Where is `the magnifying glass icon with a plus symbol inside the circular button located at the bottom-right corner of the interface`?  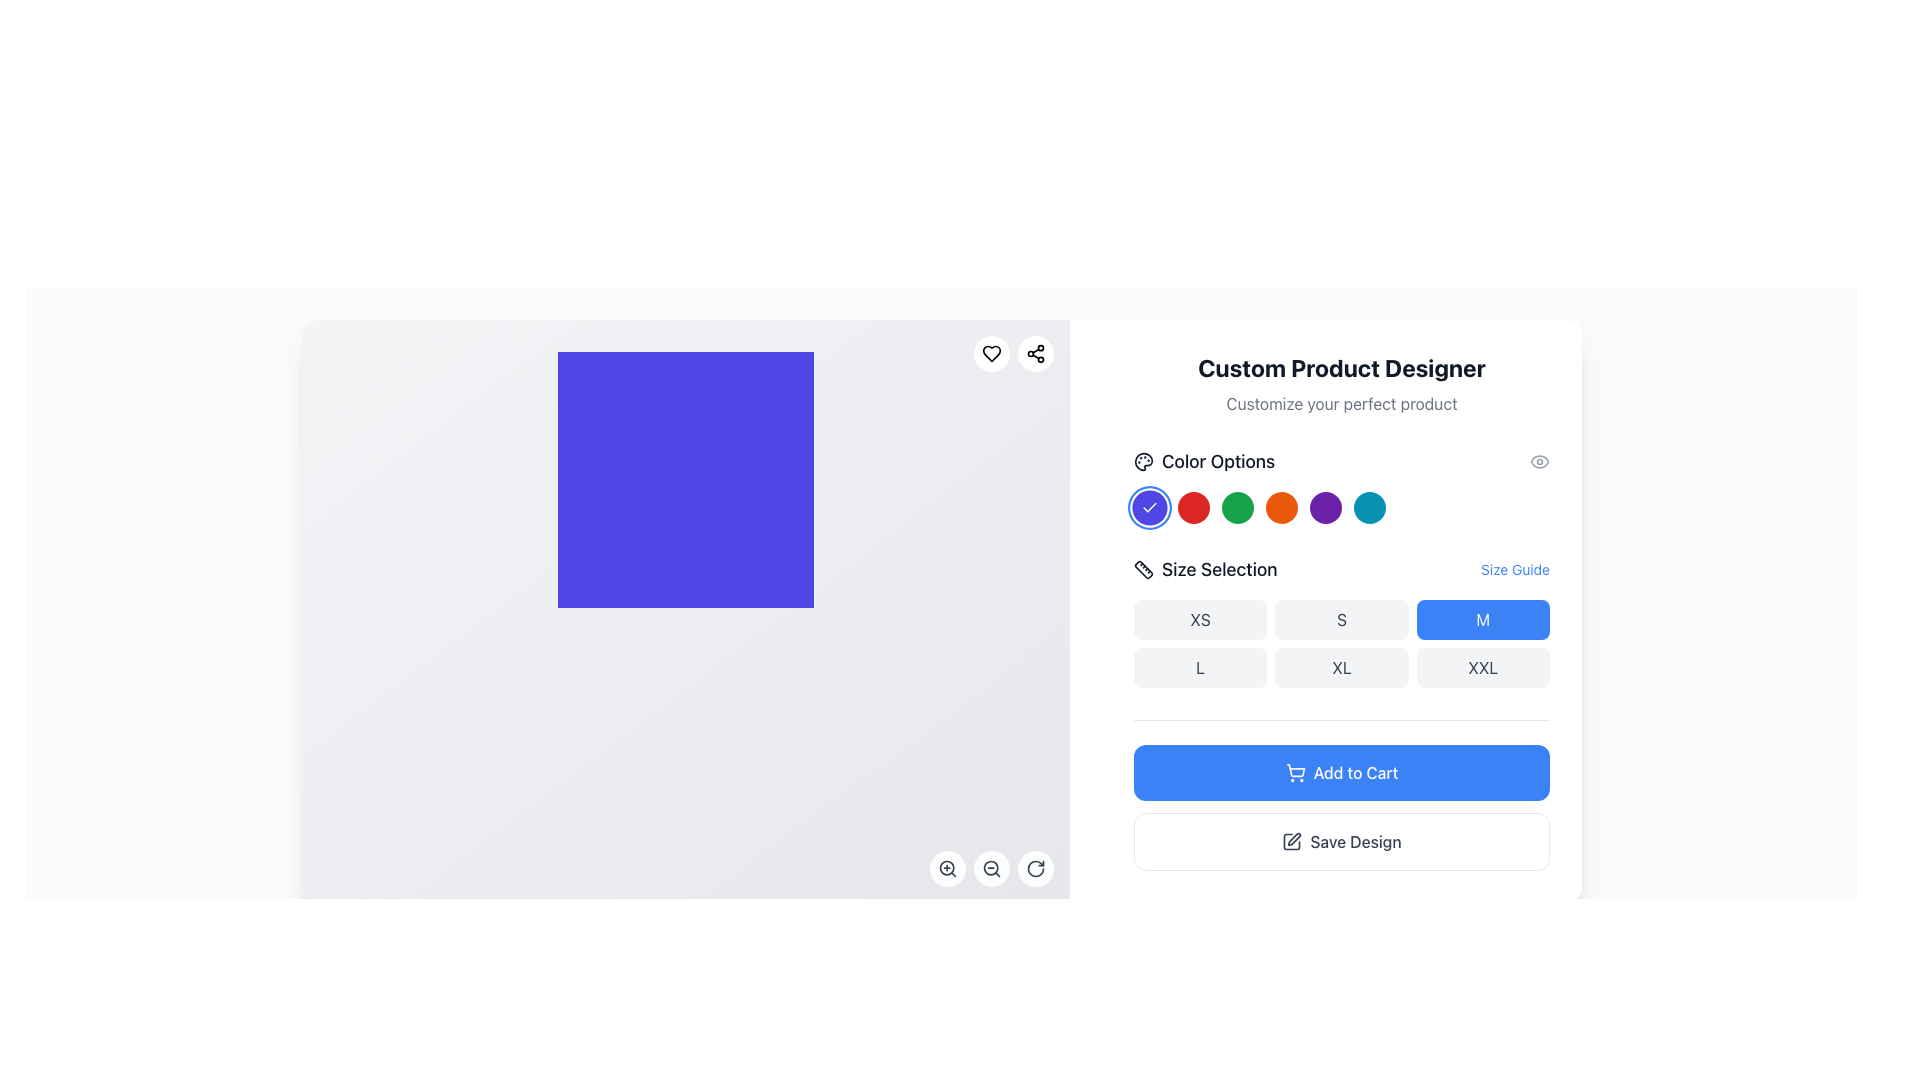
the magnifying glass icon with a plus symbol inside the circular button located at the bottom-right corner of the interface is located at coordinates (947, 867).